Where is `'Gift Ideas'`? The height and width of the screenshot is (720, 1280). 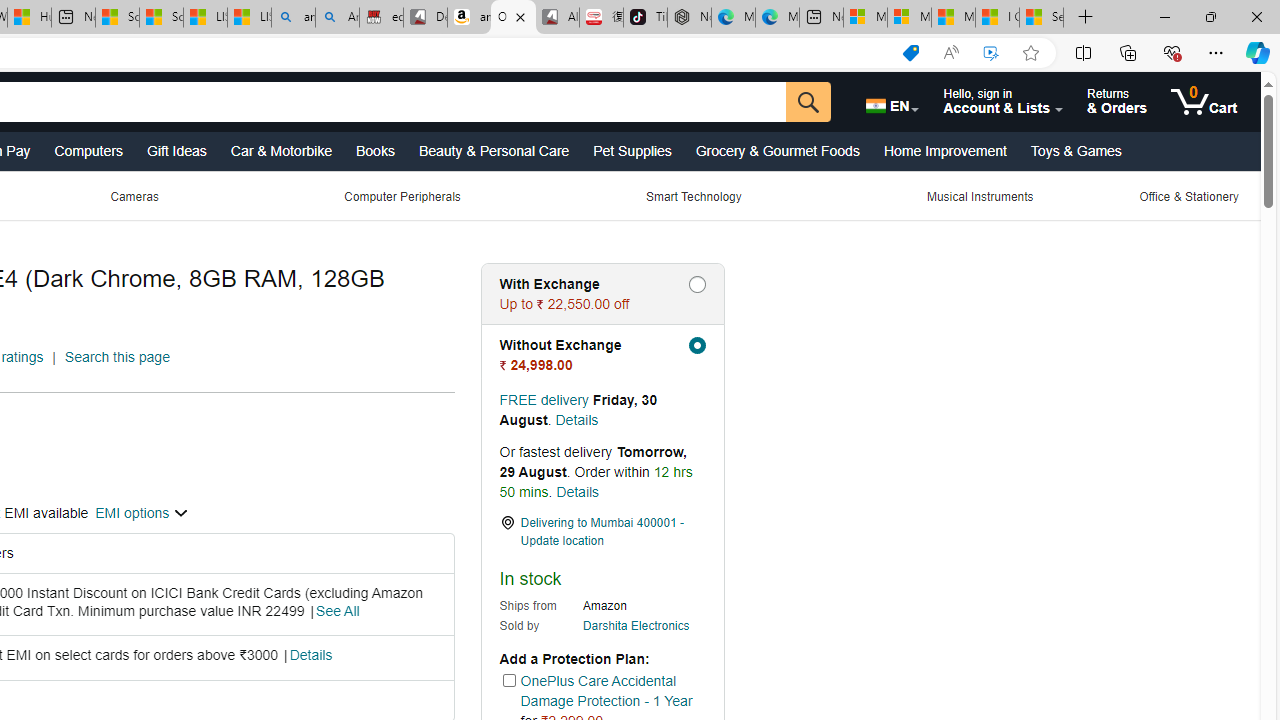 'Gift Ideas' is located at coordinates (176, 149).